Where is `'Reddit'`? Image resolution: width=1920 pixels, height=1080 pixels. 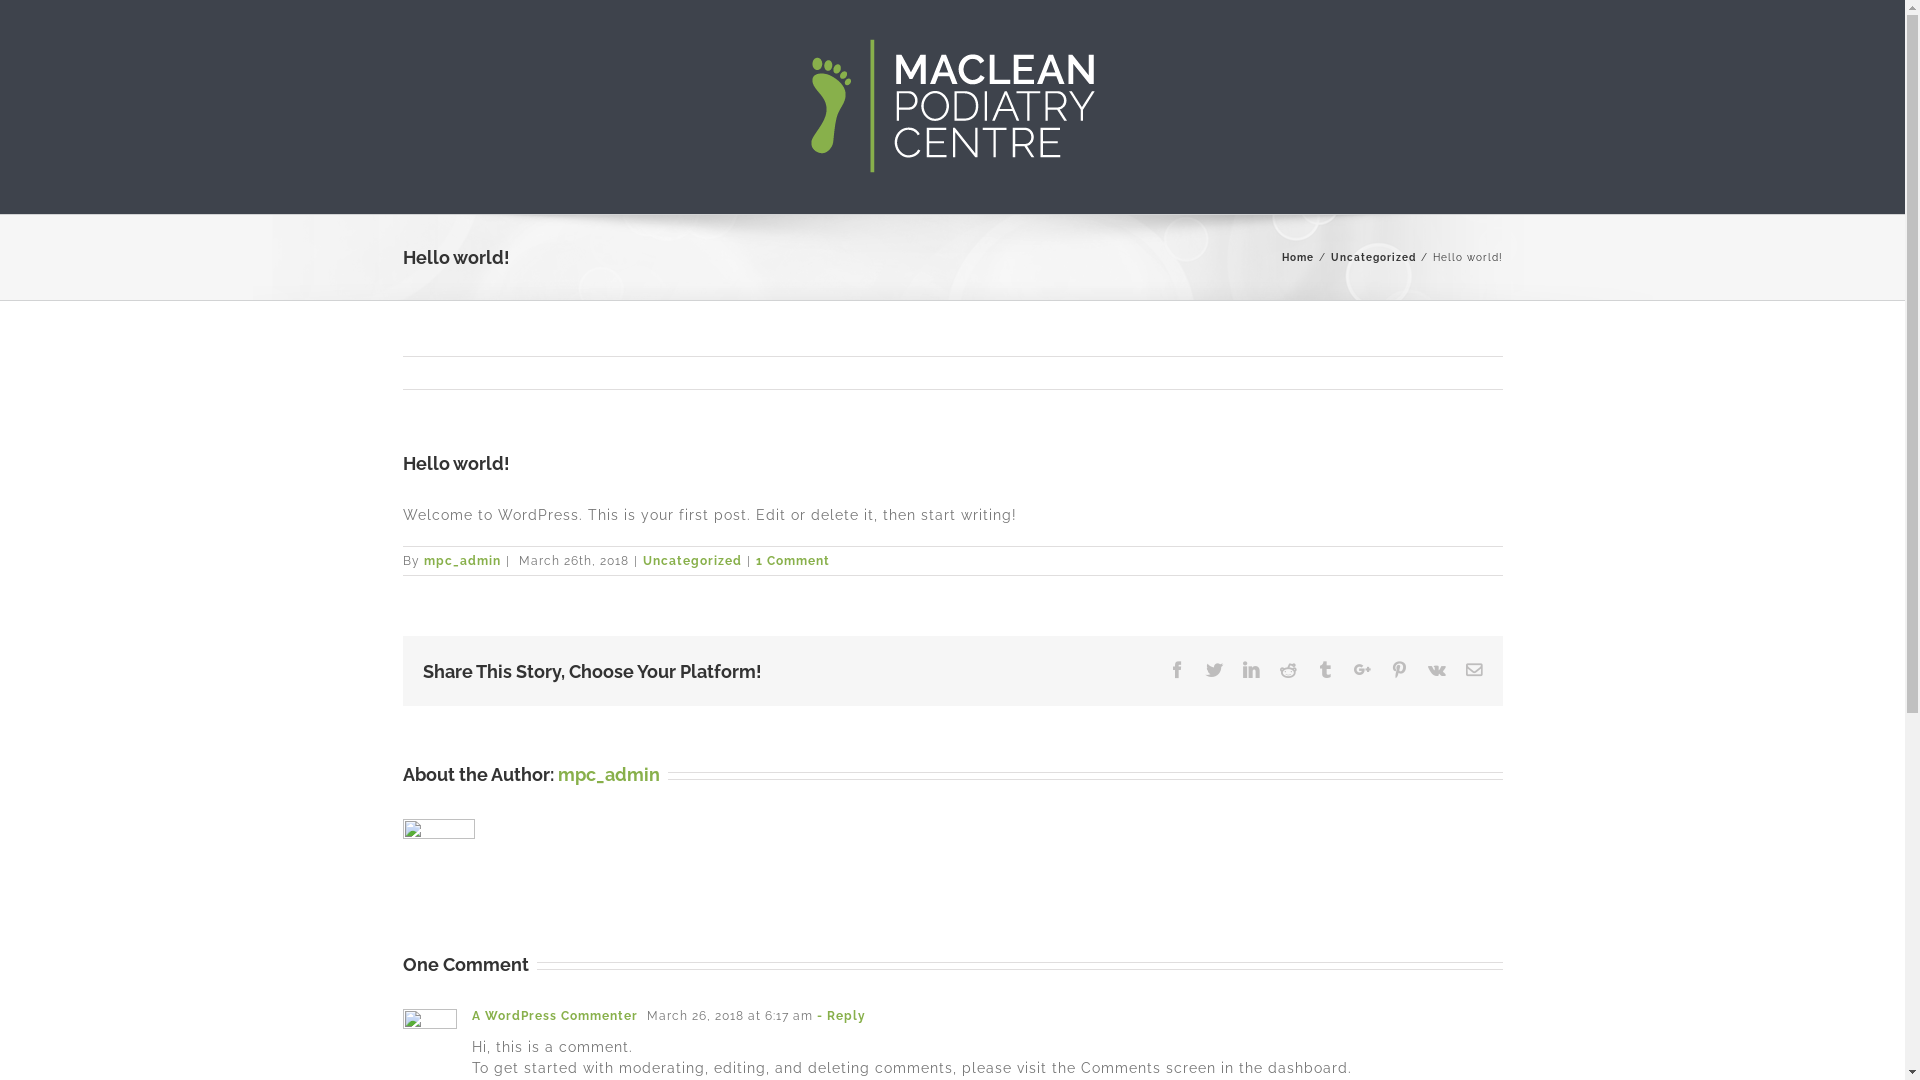
'Reddit' is located at coordinates (1288, 670).